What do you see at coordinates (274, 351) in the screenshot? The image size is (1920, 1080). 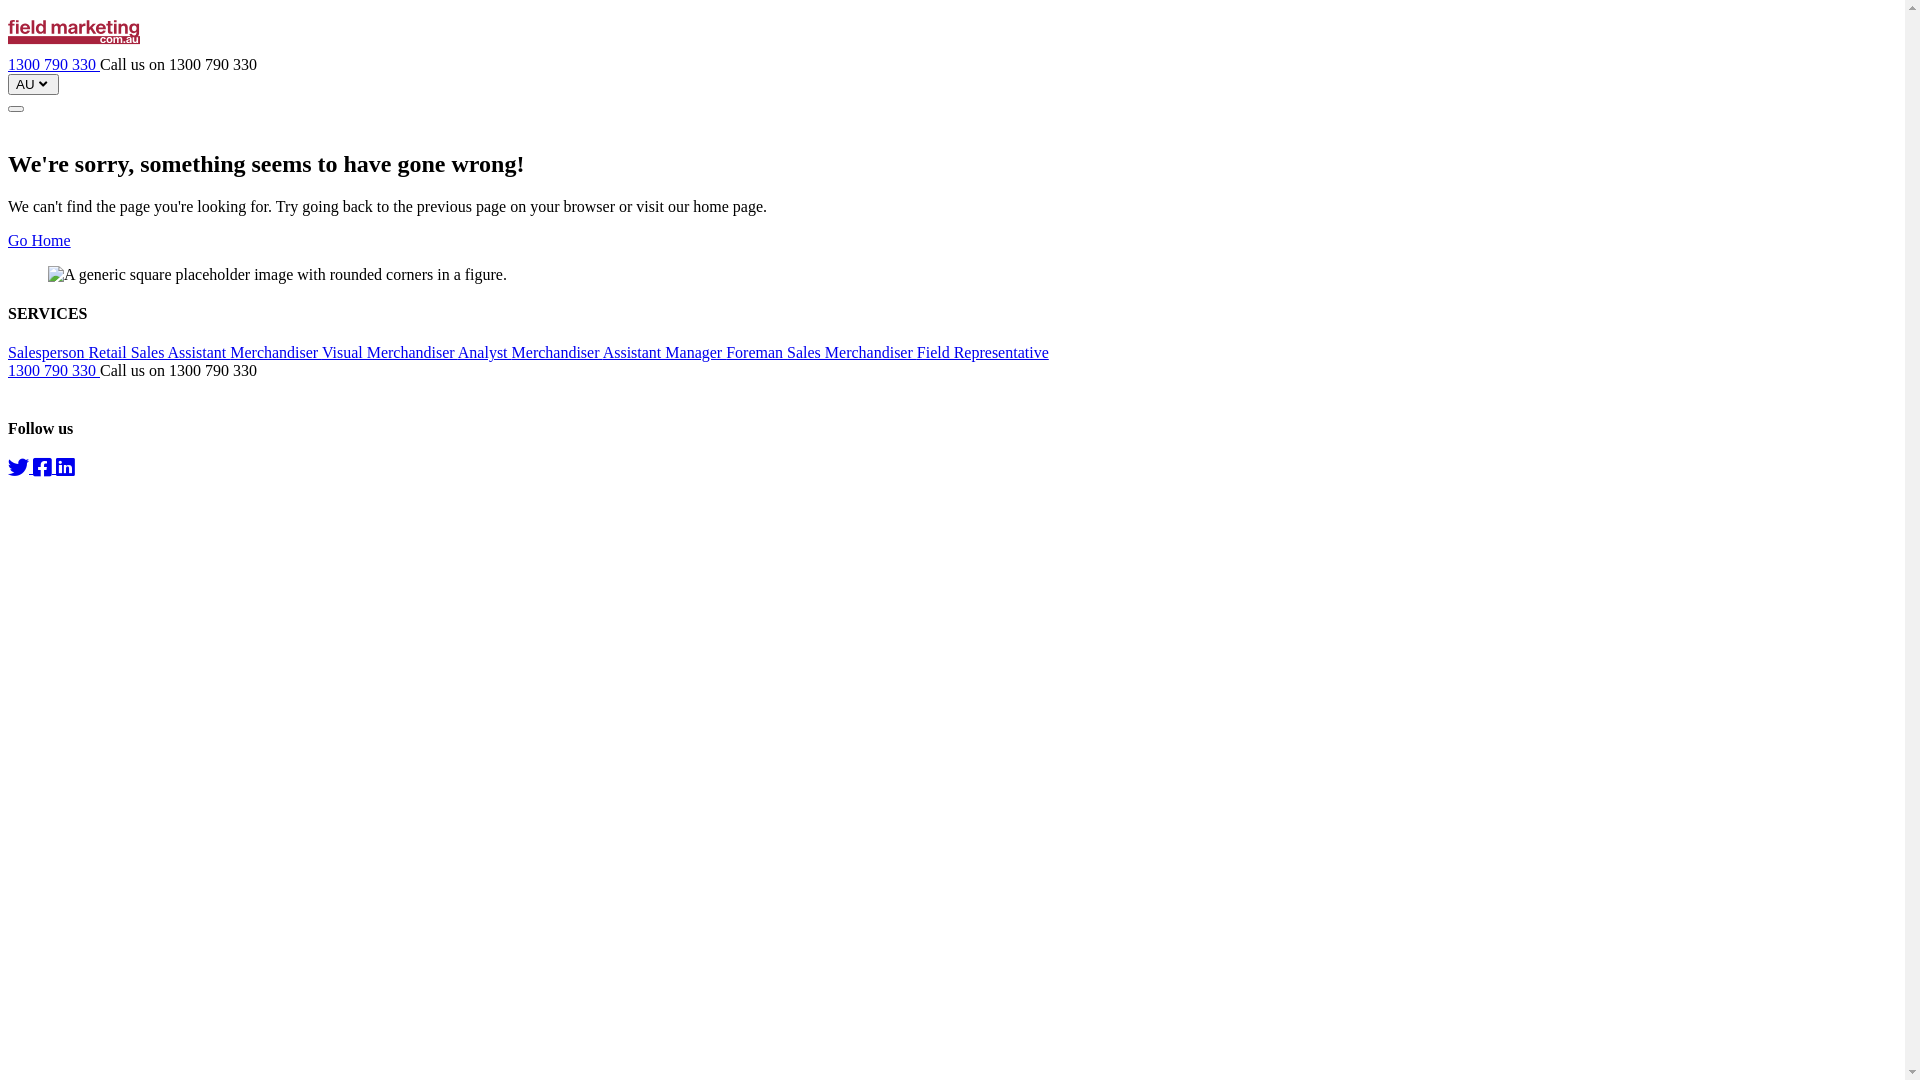 I see `'Merchandiser'` at bounding box center [274, 351].